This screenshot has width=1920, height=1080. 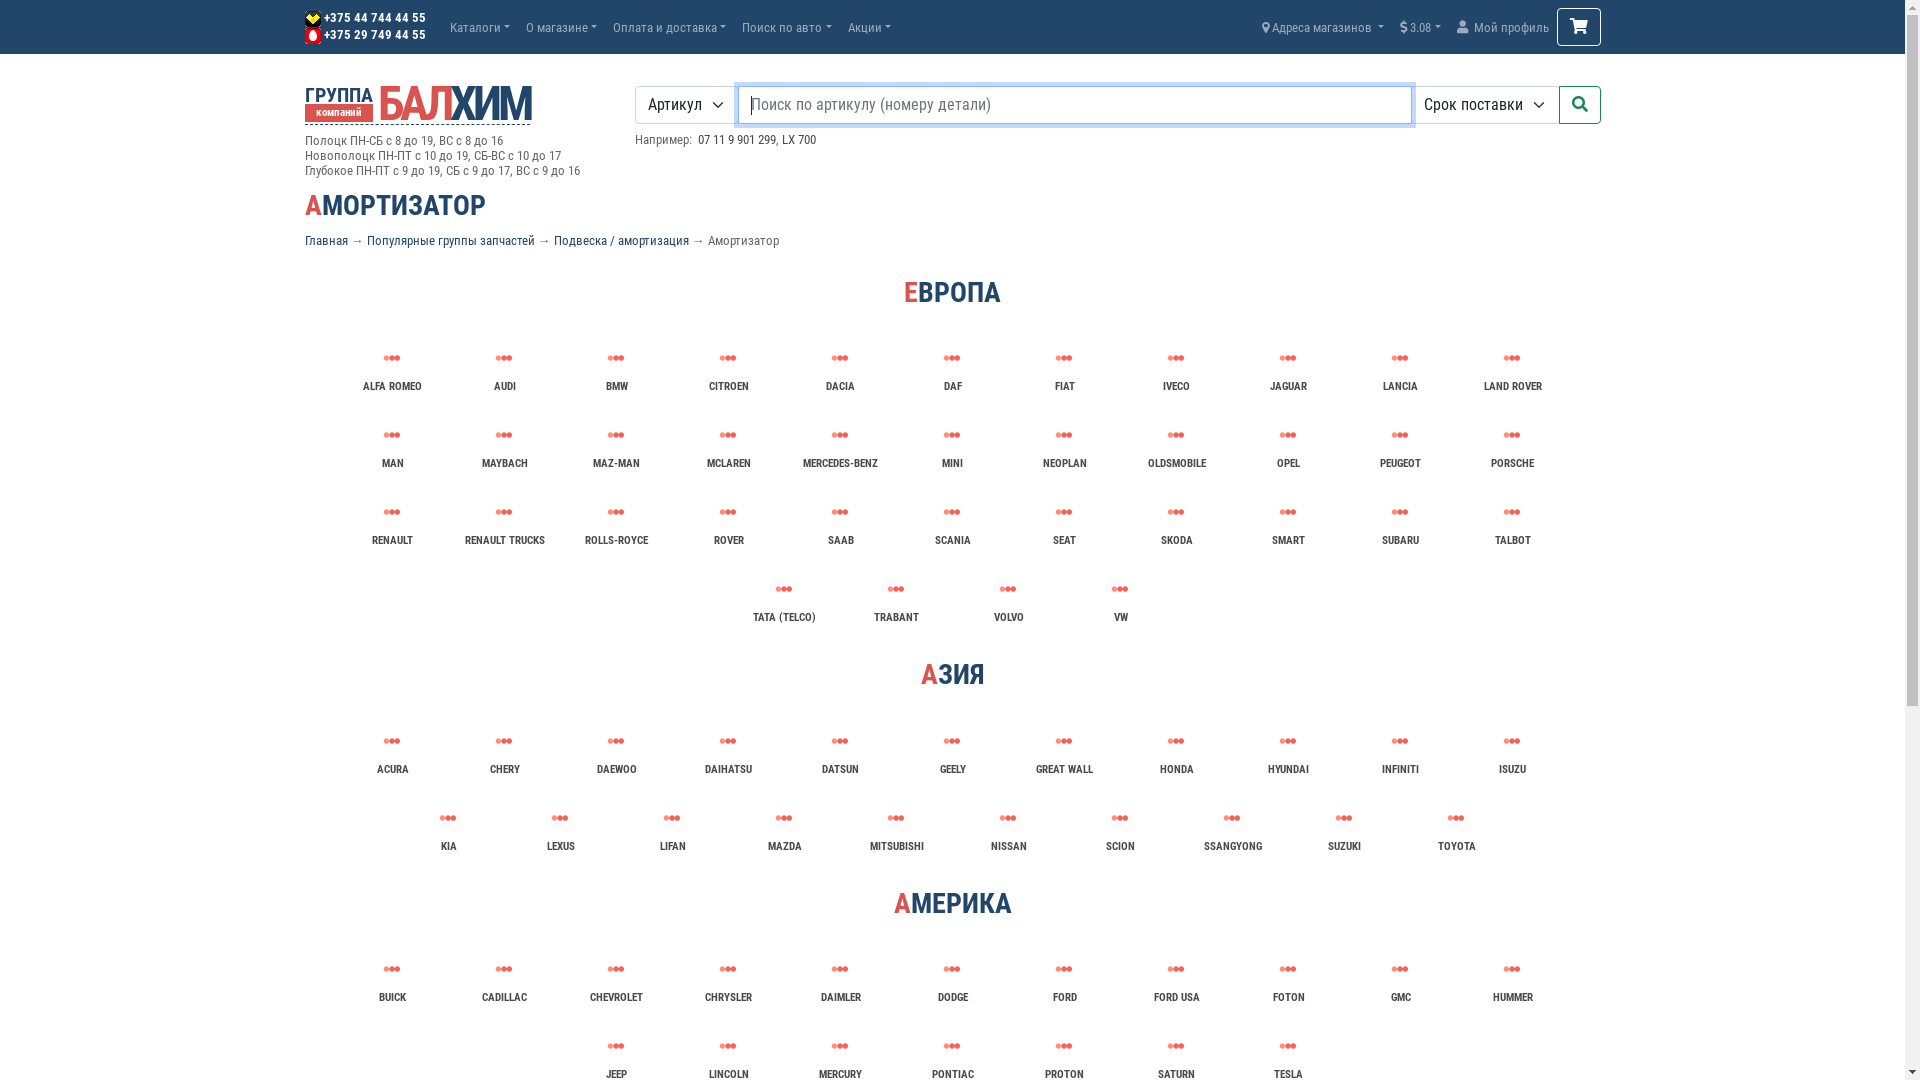 What do you see at coordinates (504, 975) in the screenshot?
I see `'CADILLAC'` at bounding box center [504, 975].